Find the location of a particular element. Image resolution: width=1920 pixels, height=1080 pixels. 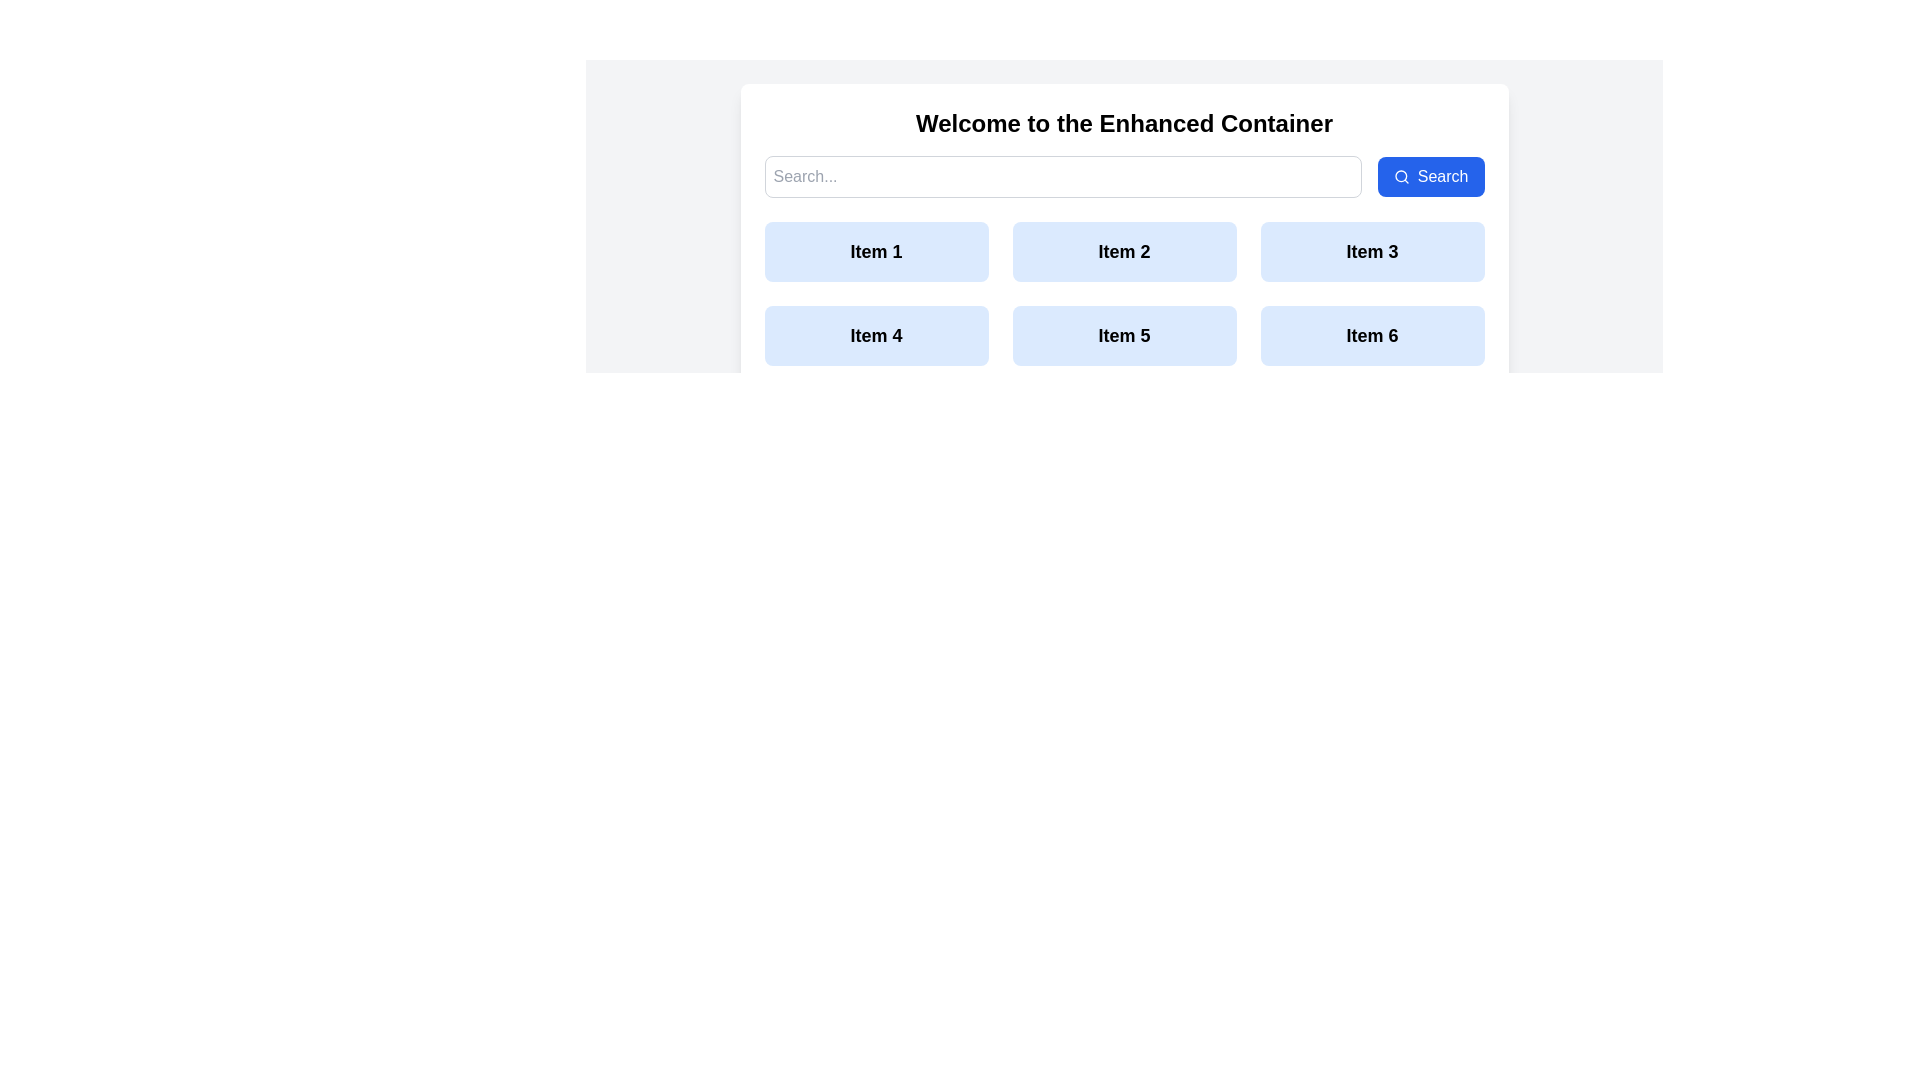

the search icon located to the left of the 'Search' text in the top-right corner of the application is located at coordinates (1400, 176).